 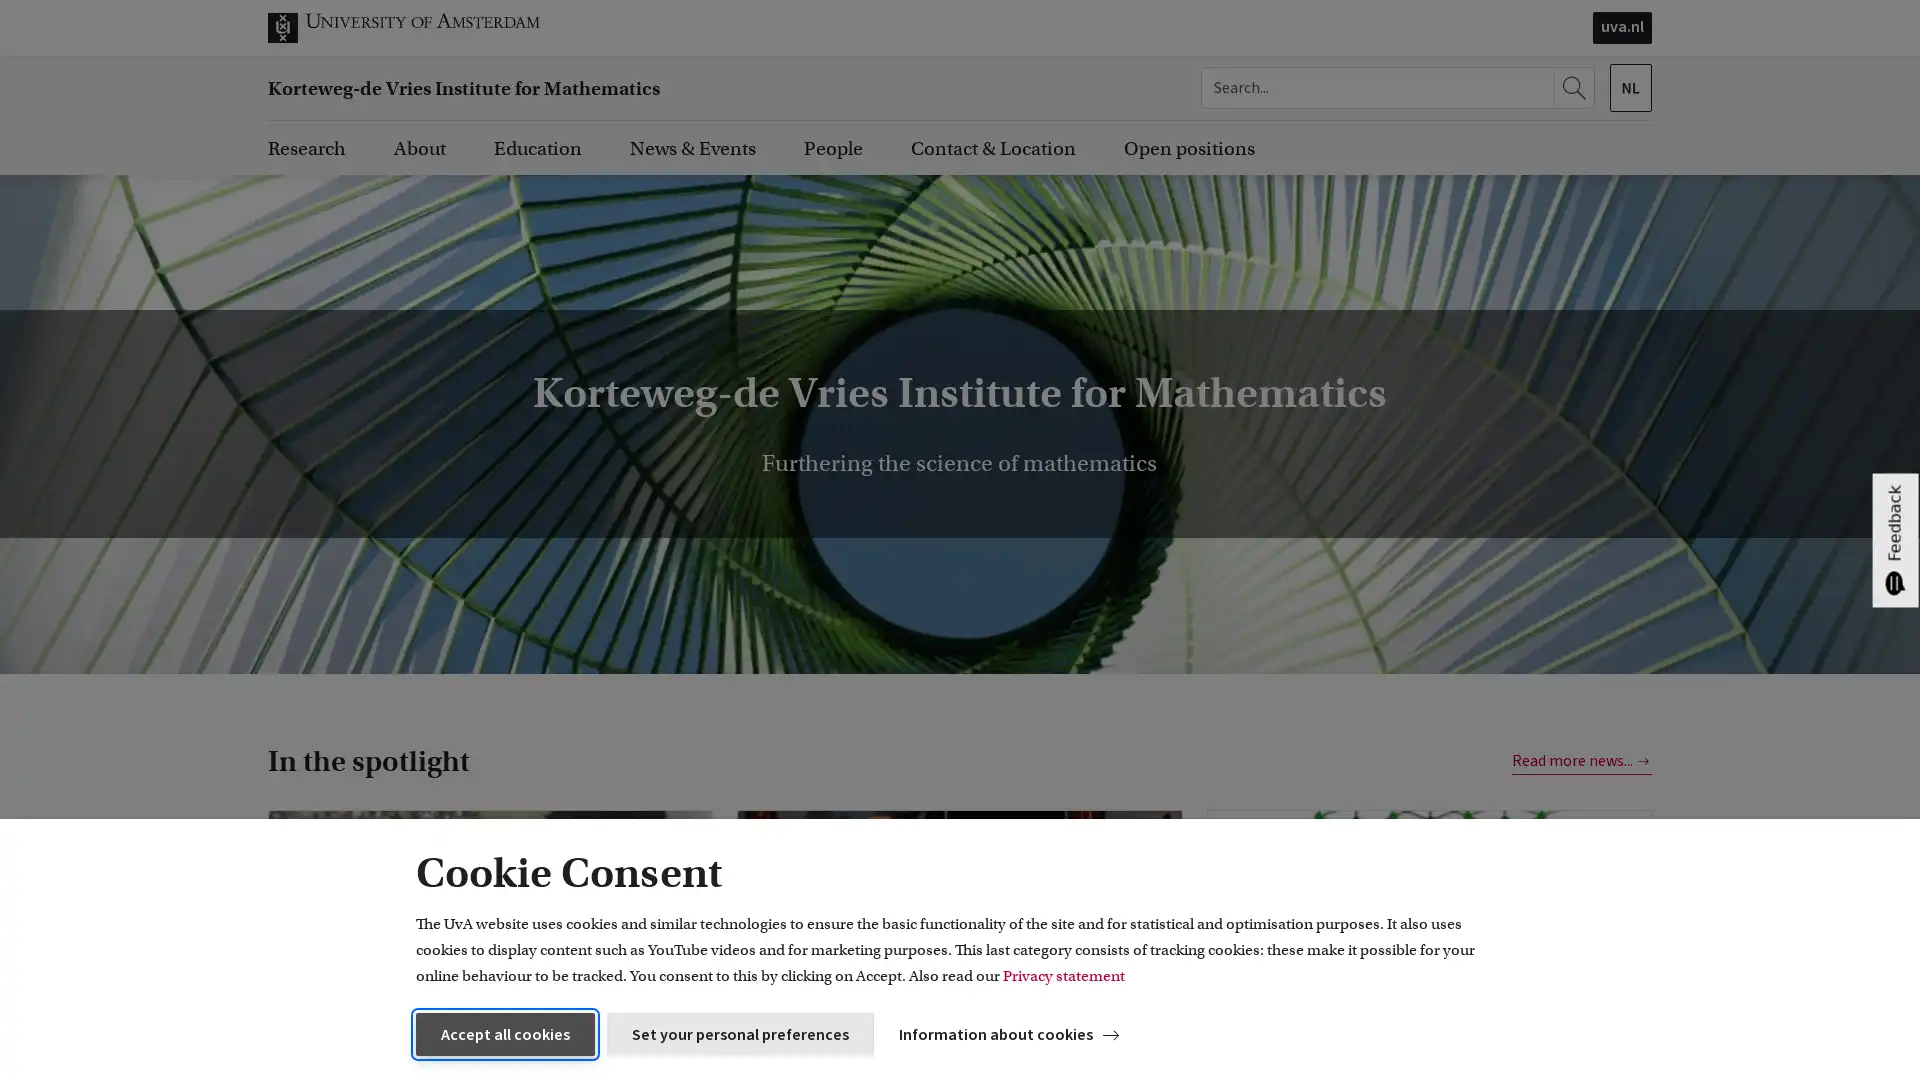 I want to click on Submit search, so click(x=1576, y=87).